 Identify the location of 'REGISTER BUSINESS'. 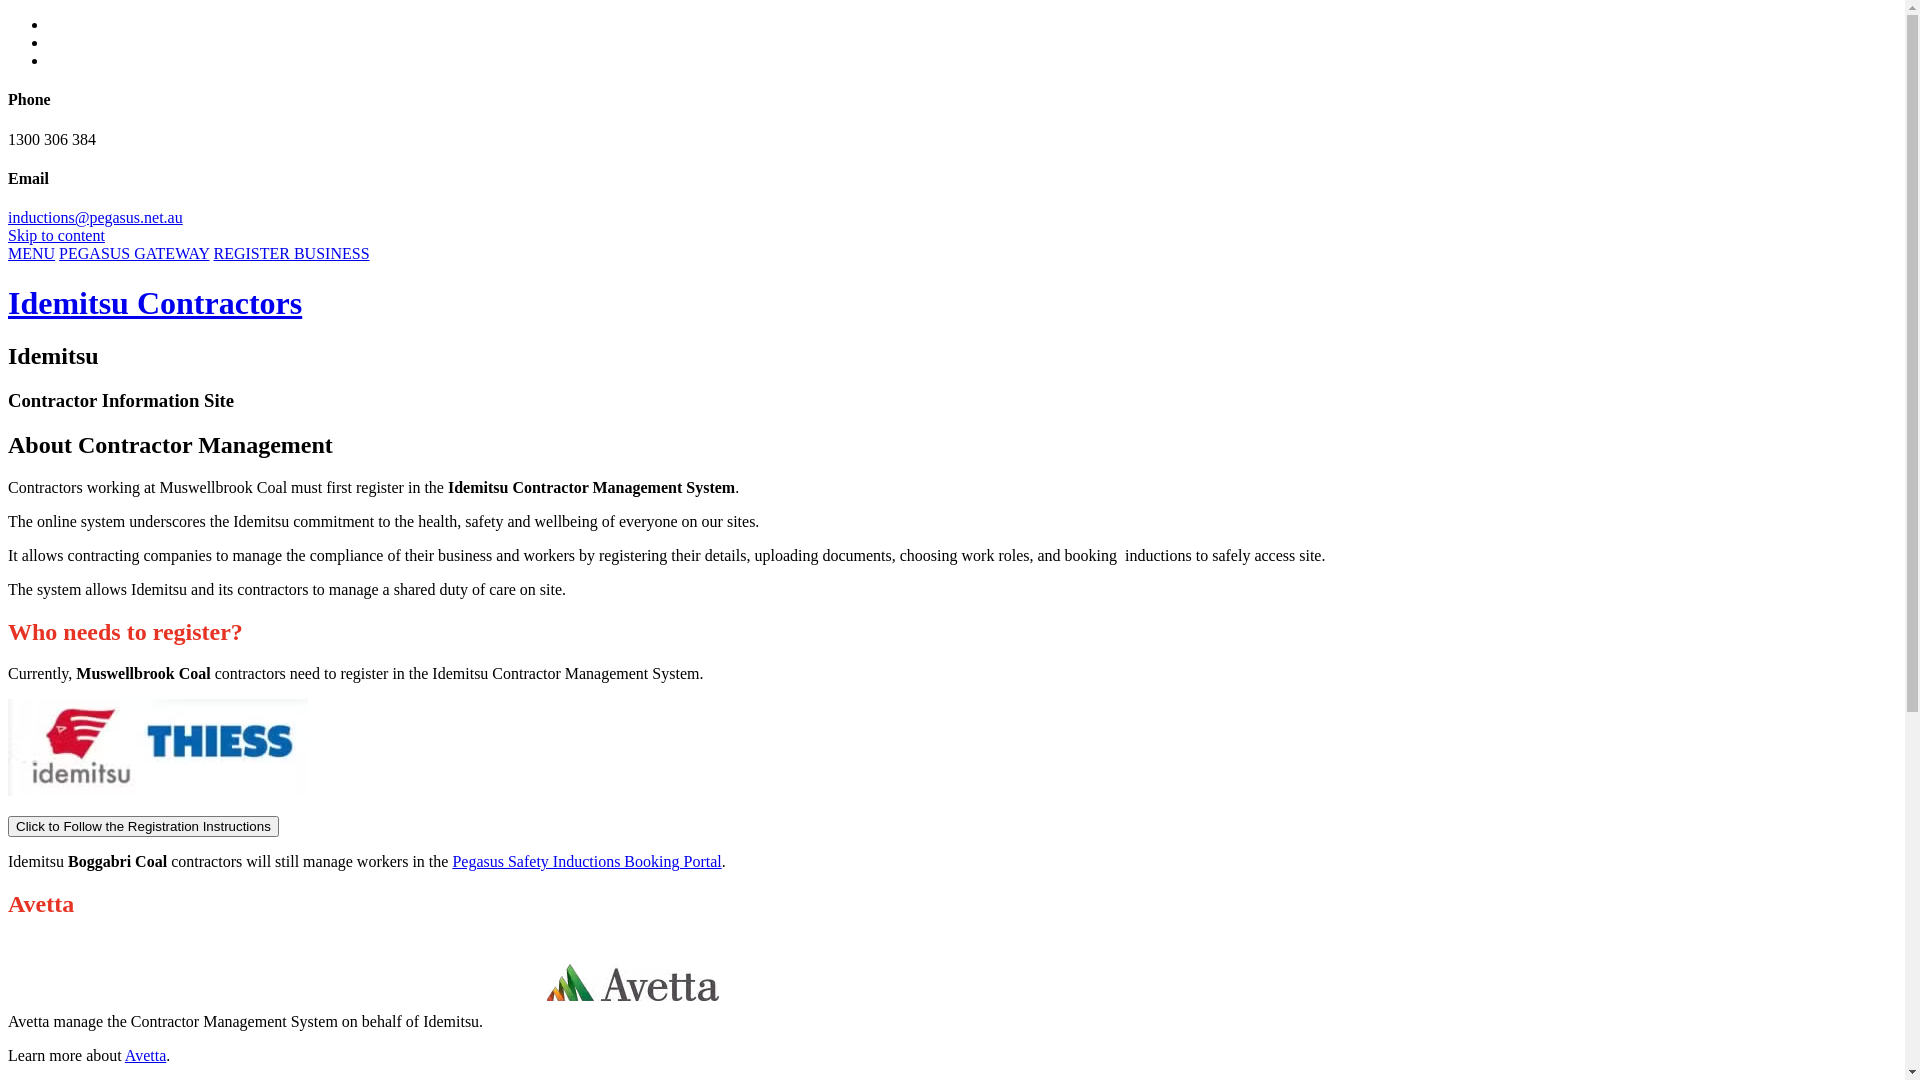
(291, 252).